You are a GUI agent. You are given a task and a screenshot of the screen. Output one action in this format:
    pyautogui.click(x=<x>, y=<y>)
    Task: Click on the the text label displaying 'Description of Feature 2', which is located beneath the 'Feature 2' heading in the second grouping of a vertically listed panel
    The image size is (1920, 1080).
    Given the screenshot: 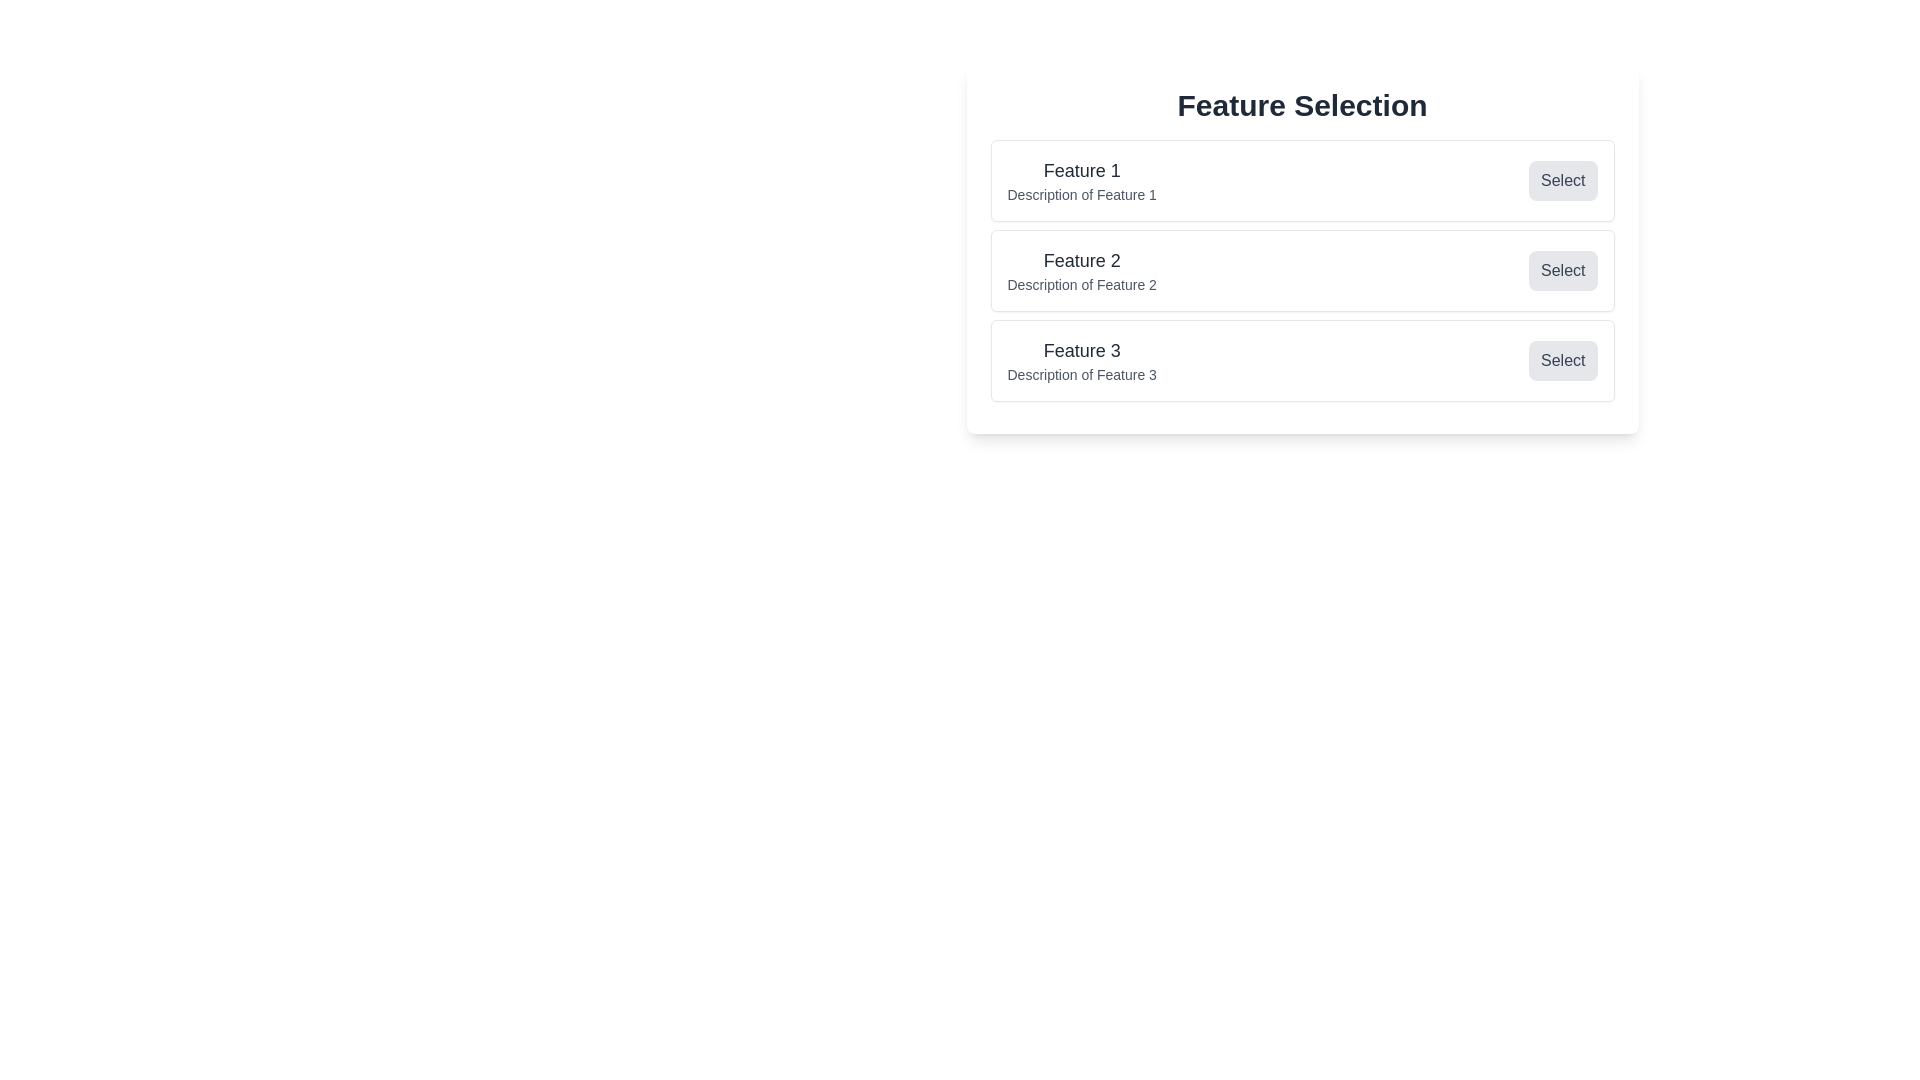 What is the action you would take?
    pyautogui.click(x=1081, y=285)
    